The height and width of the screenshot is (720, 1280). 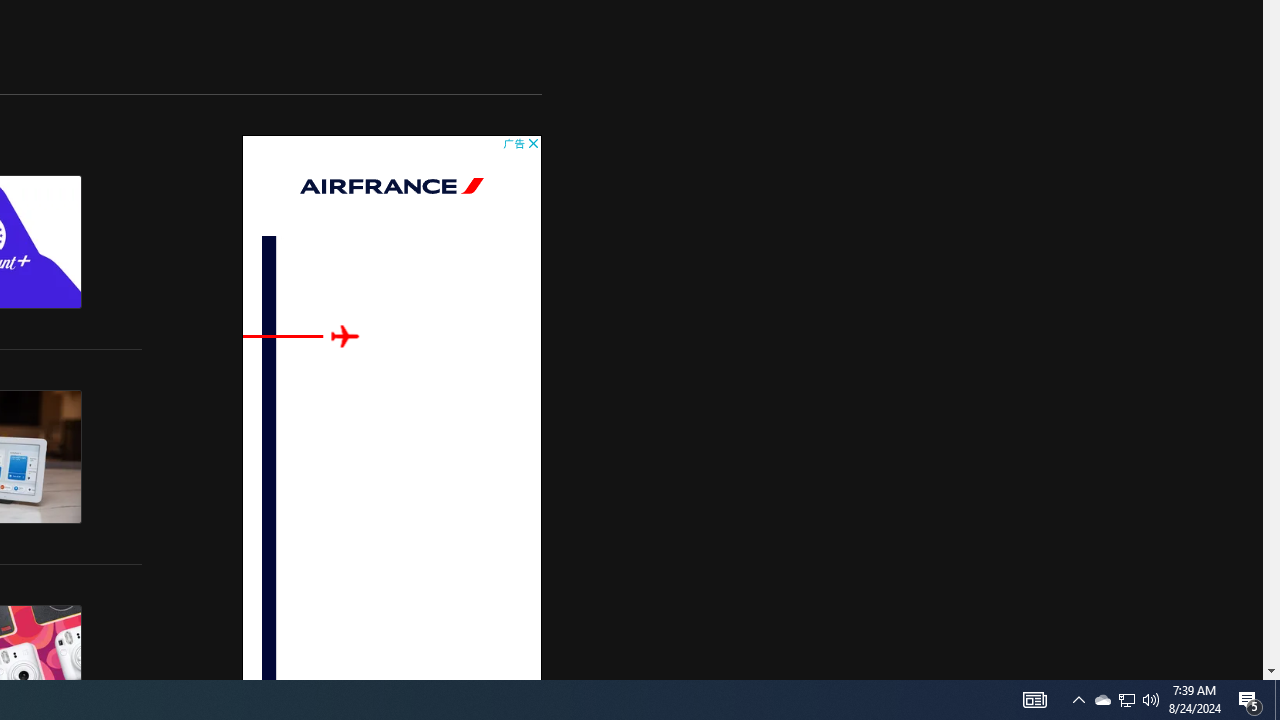 What do you see at coordinates (533, 142) in the screenshot?
I see `'AutomationID: cbb'` at bounding box center [533, 142].